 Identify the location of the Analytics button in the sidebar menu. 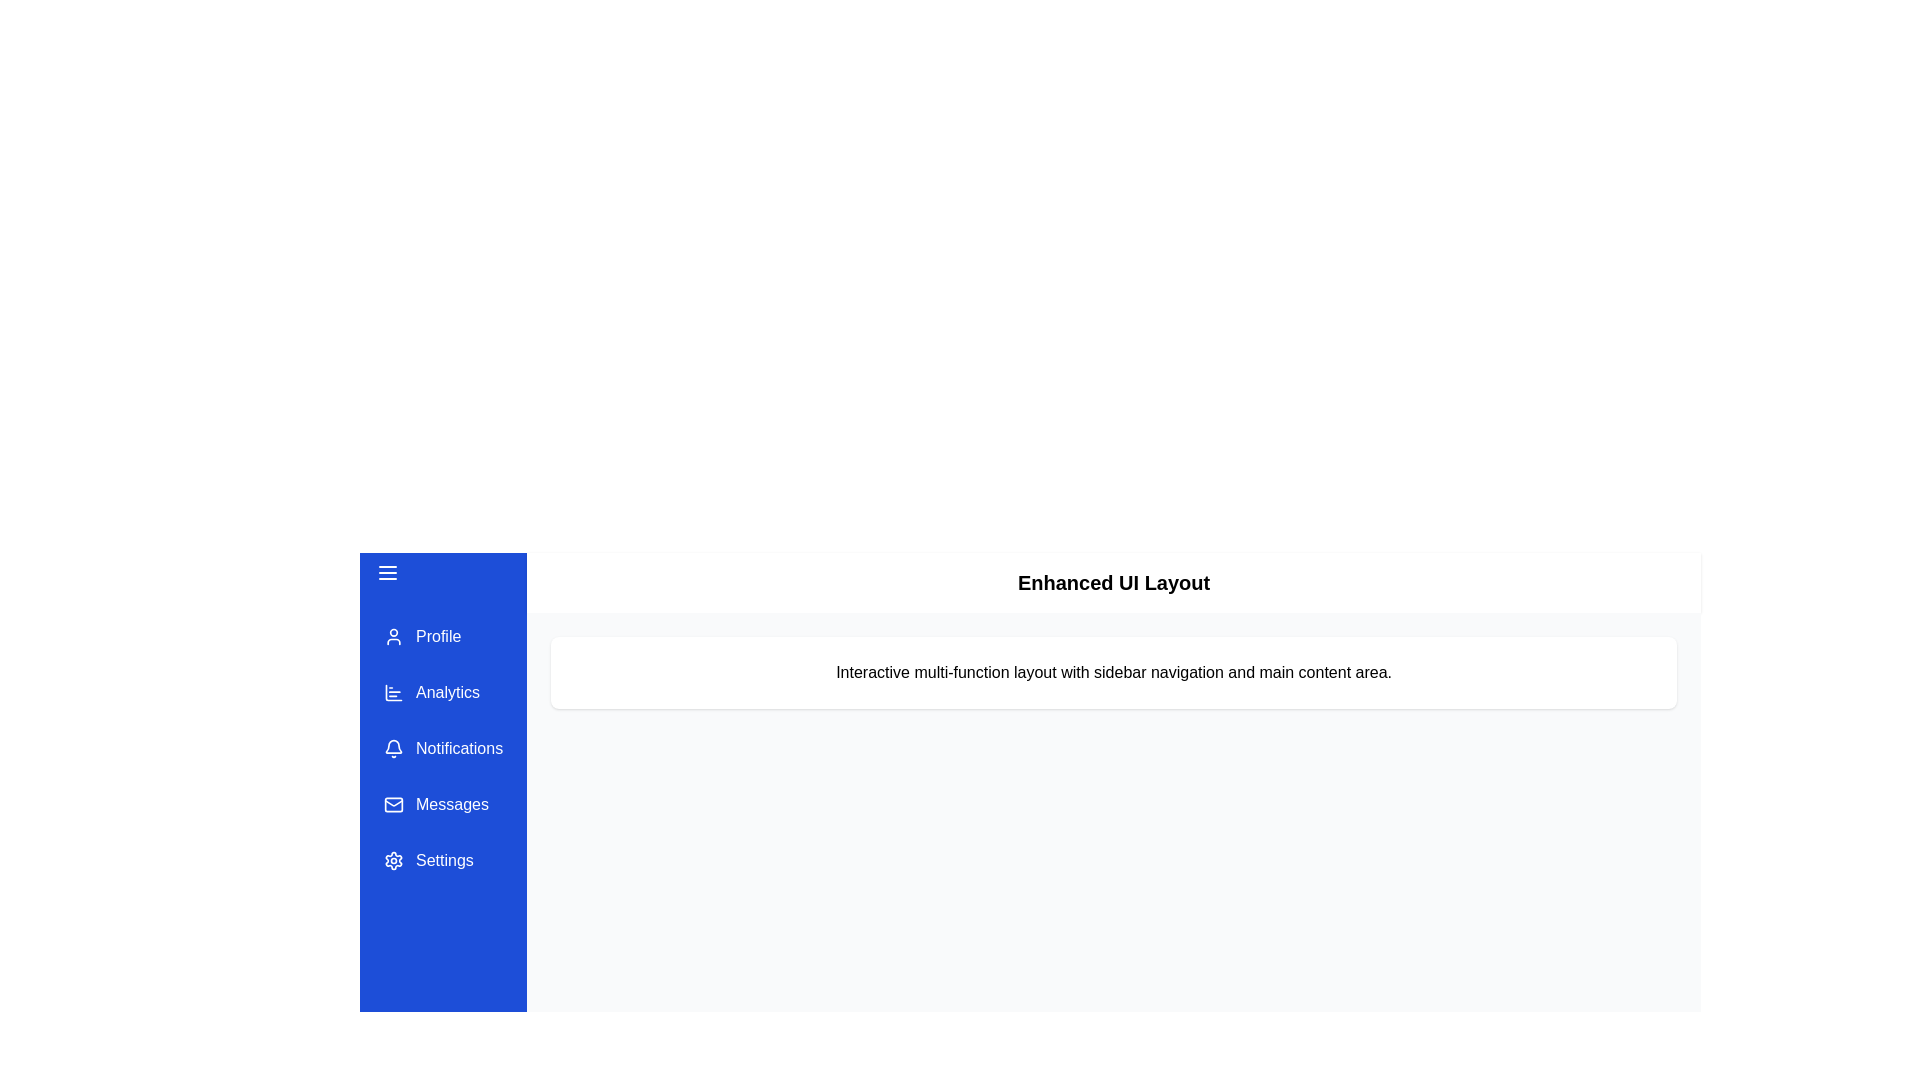
(431, 692).